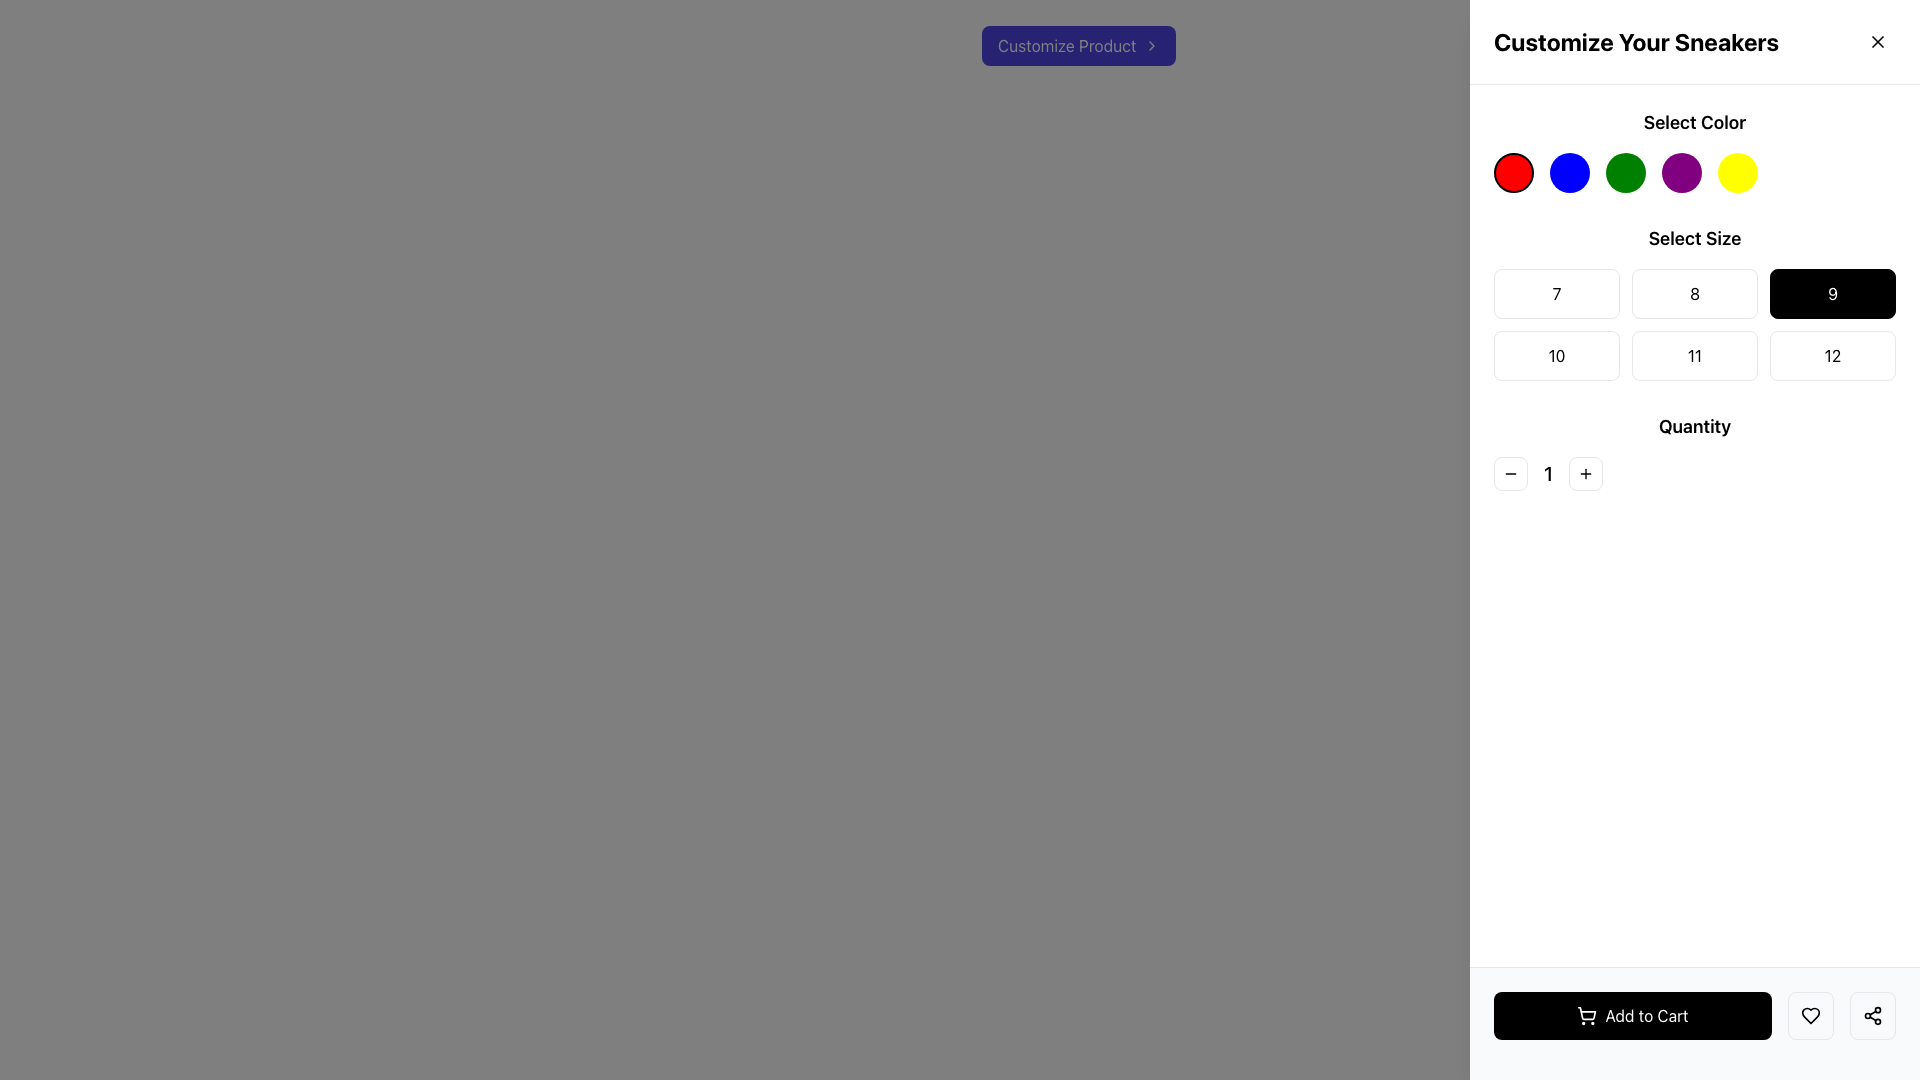 This screenshot has height=1080, width=1920. I want to click on the fourth circular button under the 'Select Color' heading in the right-side panel, so click(1693, 172).